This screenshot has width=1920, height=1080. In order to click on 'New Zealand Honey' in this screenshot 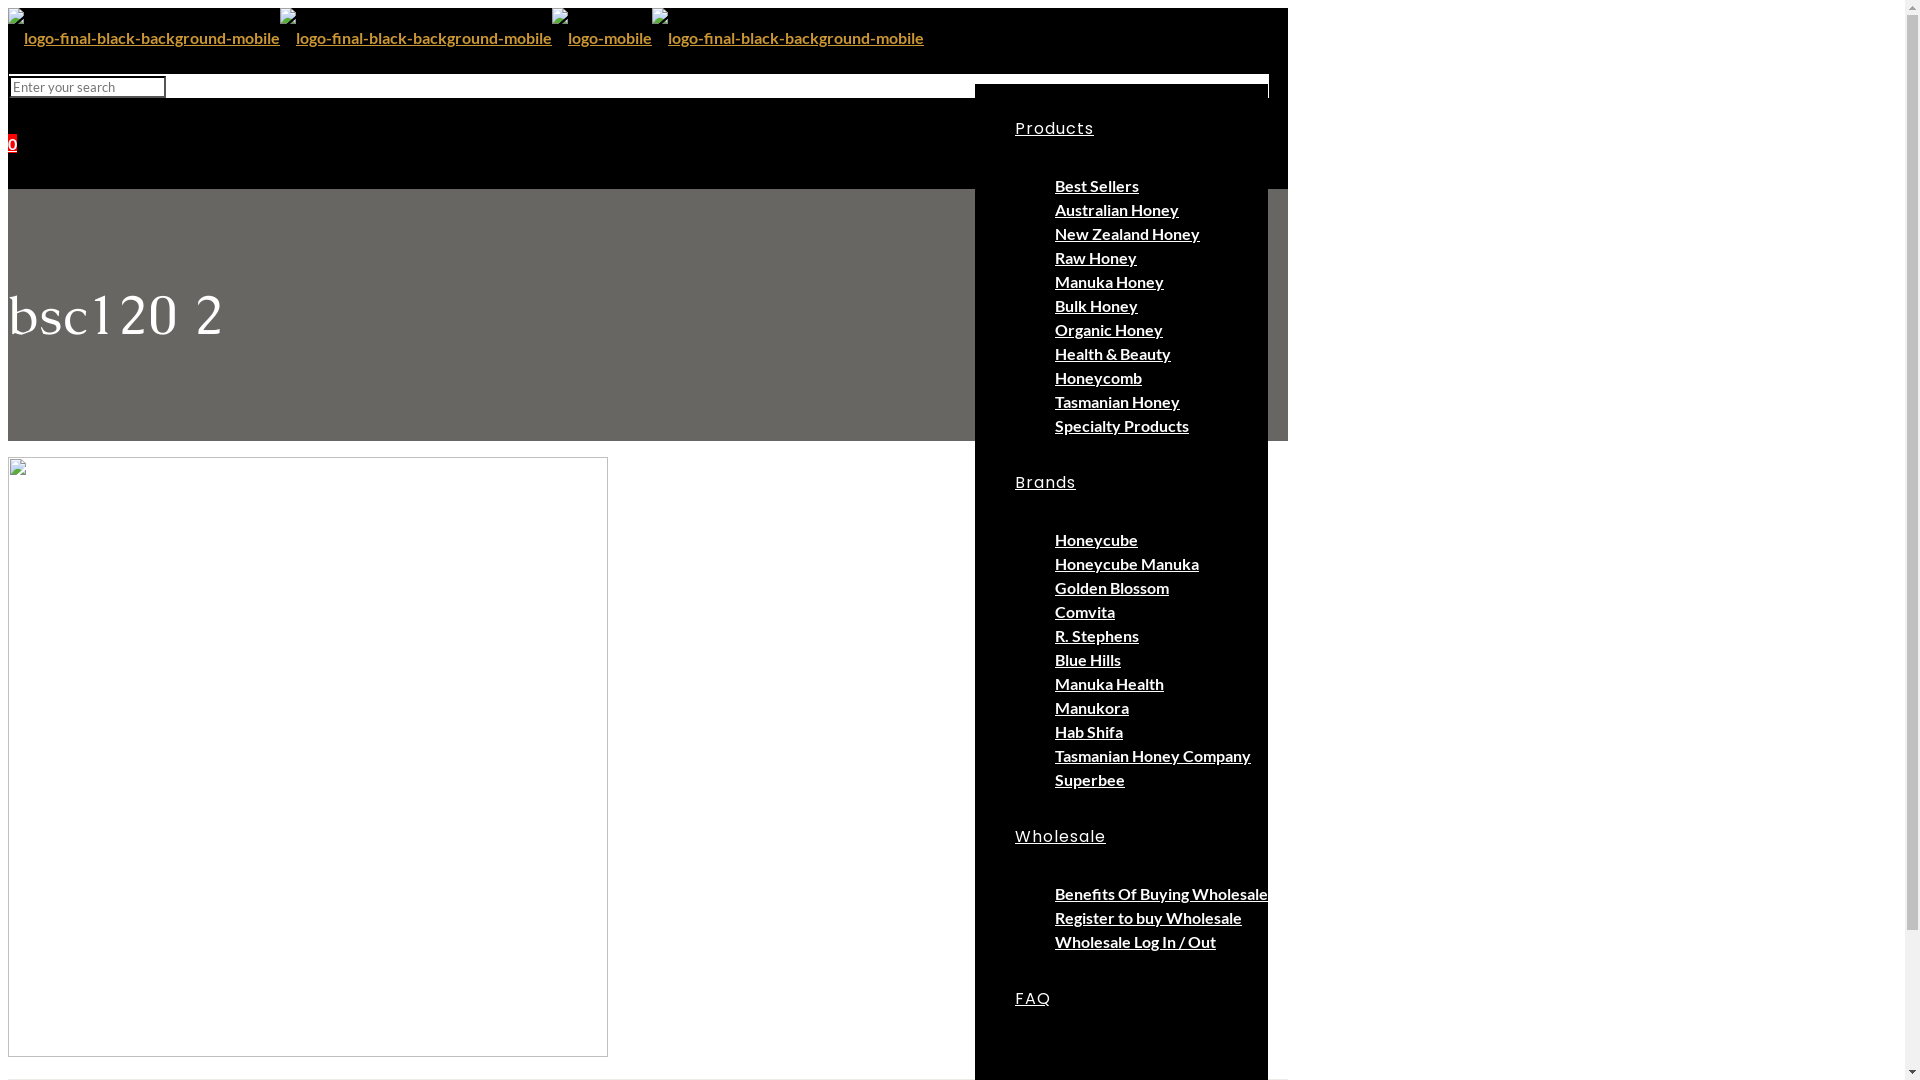, I will do `click(1127, 232)`.